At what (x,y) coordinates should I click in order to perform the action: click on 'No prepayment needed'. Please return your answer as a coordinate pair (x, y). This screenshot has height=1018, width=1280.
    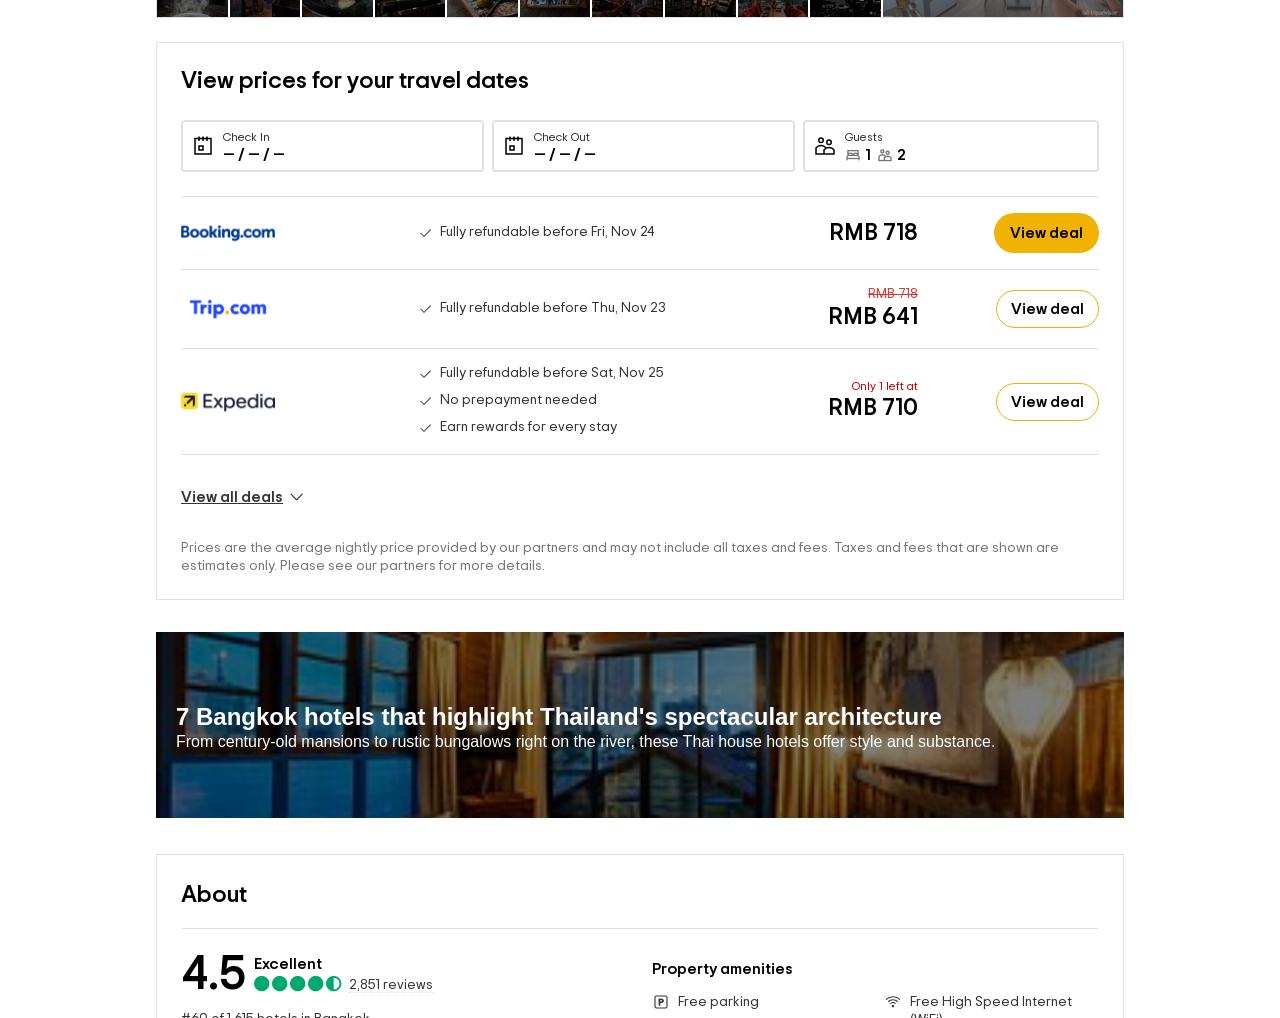
    Looking at the image, I should click on (517, 368).